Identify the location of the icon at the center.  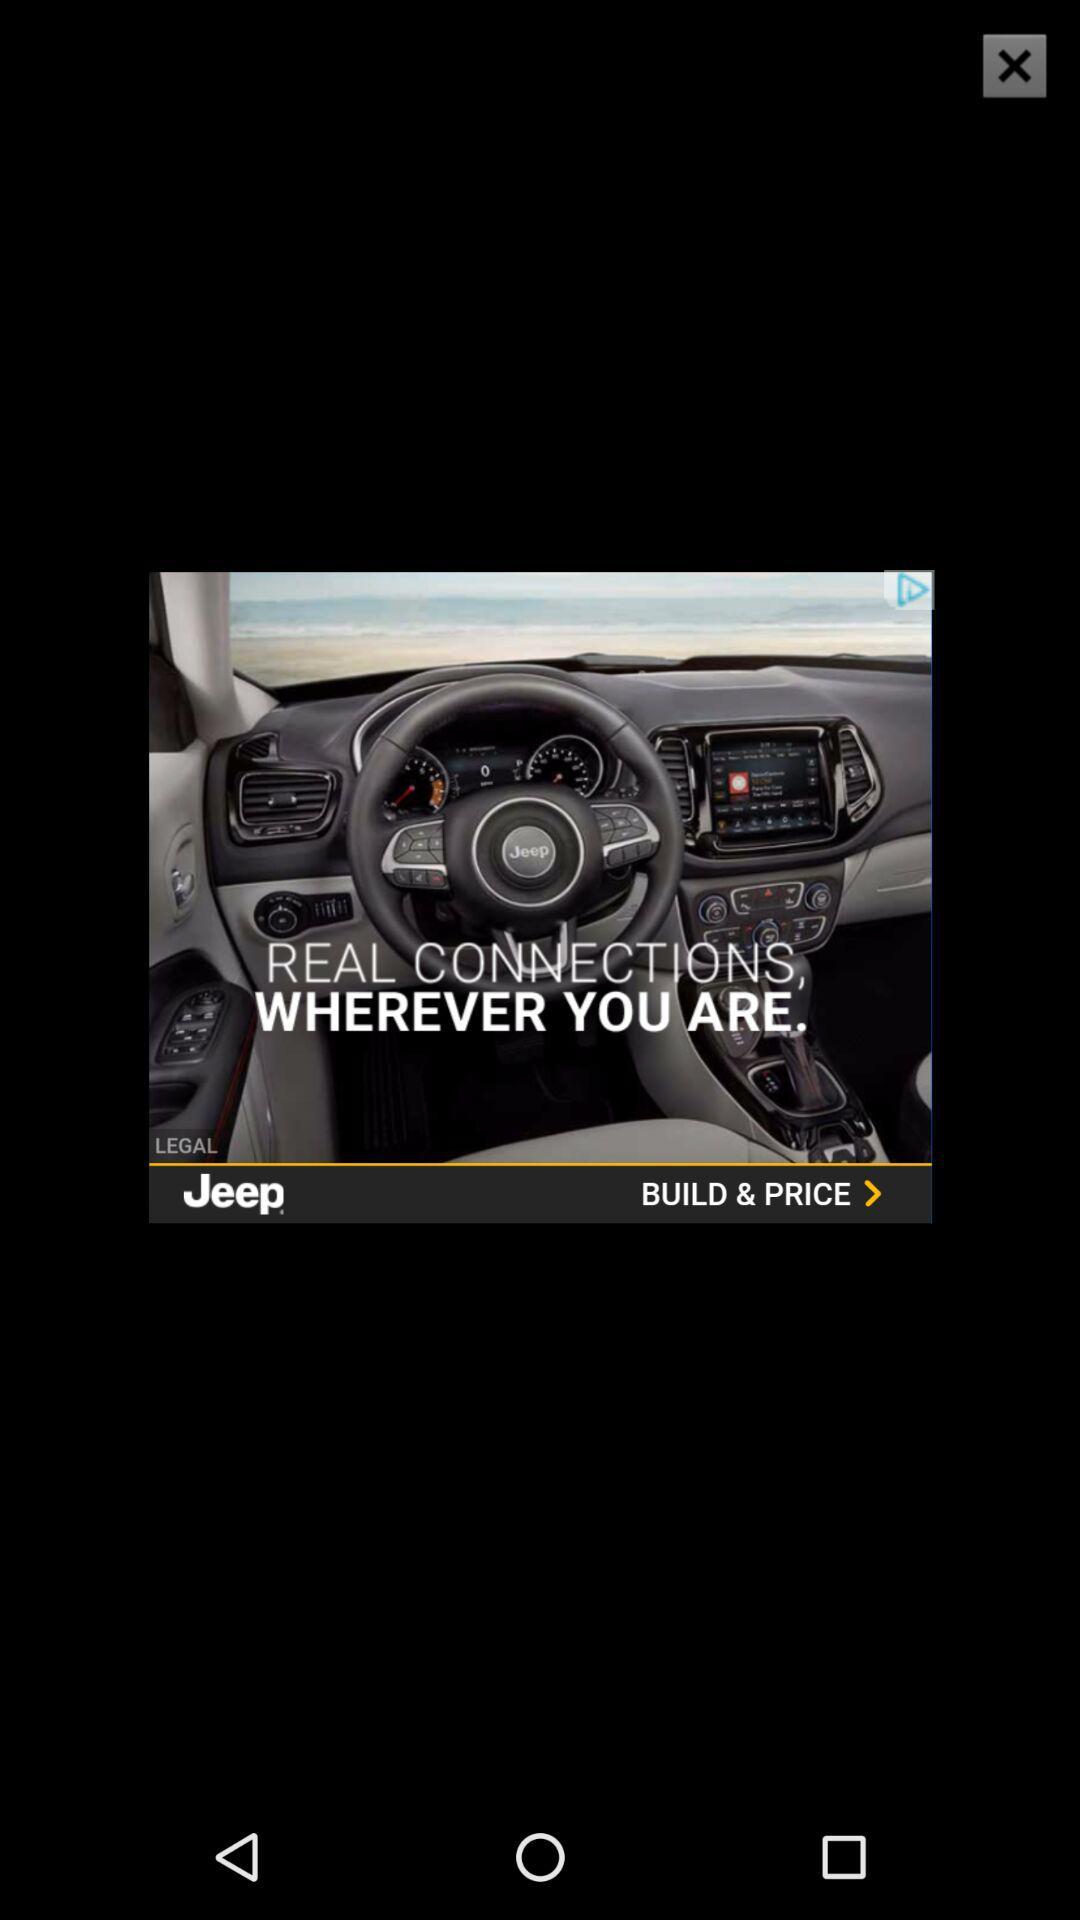
(540, 896).